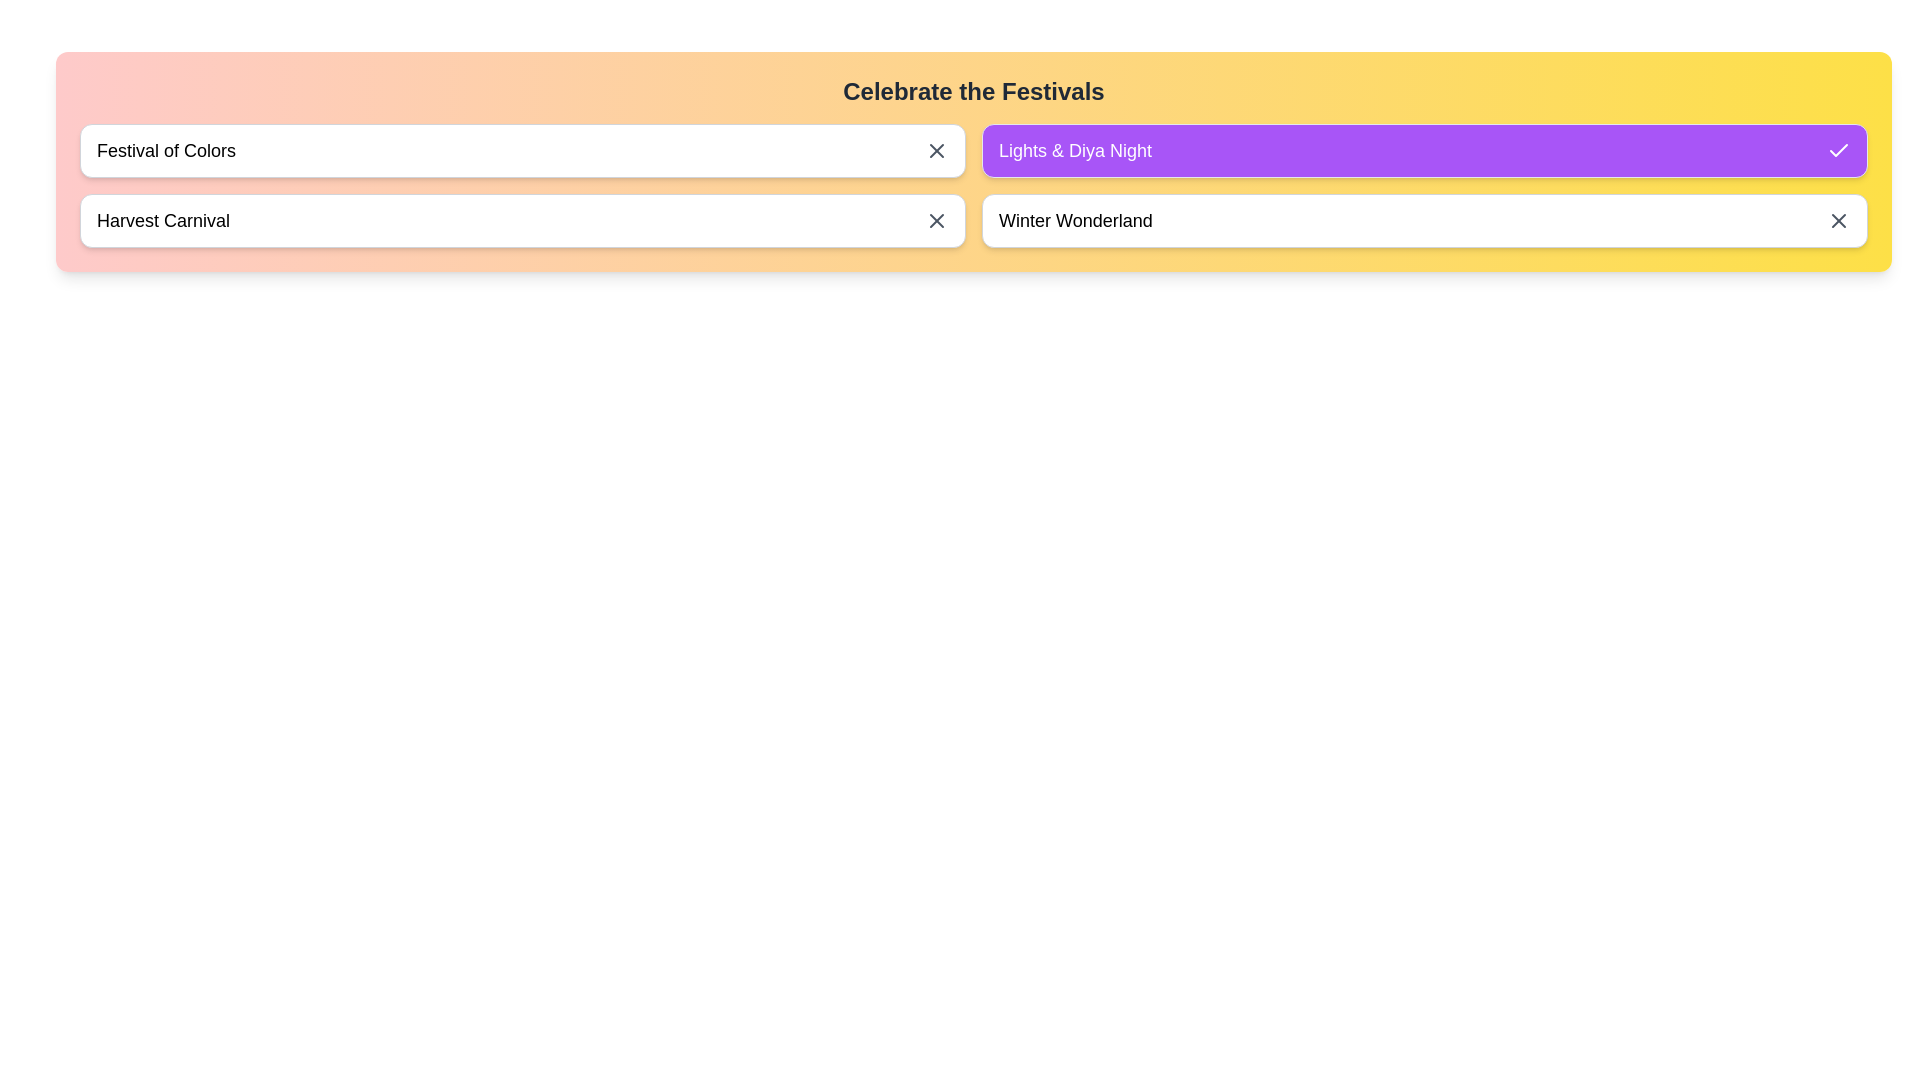 This screenshot has width=1920, height=1080. What do you see at coordinates (1424, 149) in the screenshot?
I see `the chip labeled Lights & Diya Night` at bounding box center [1424, 149].